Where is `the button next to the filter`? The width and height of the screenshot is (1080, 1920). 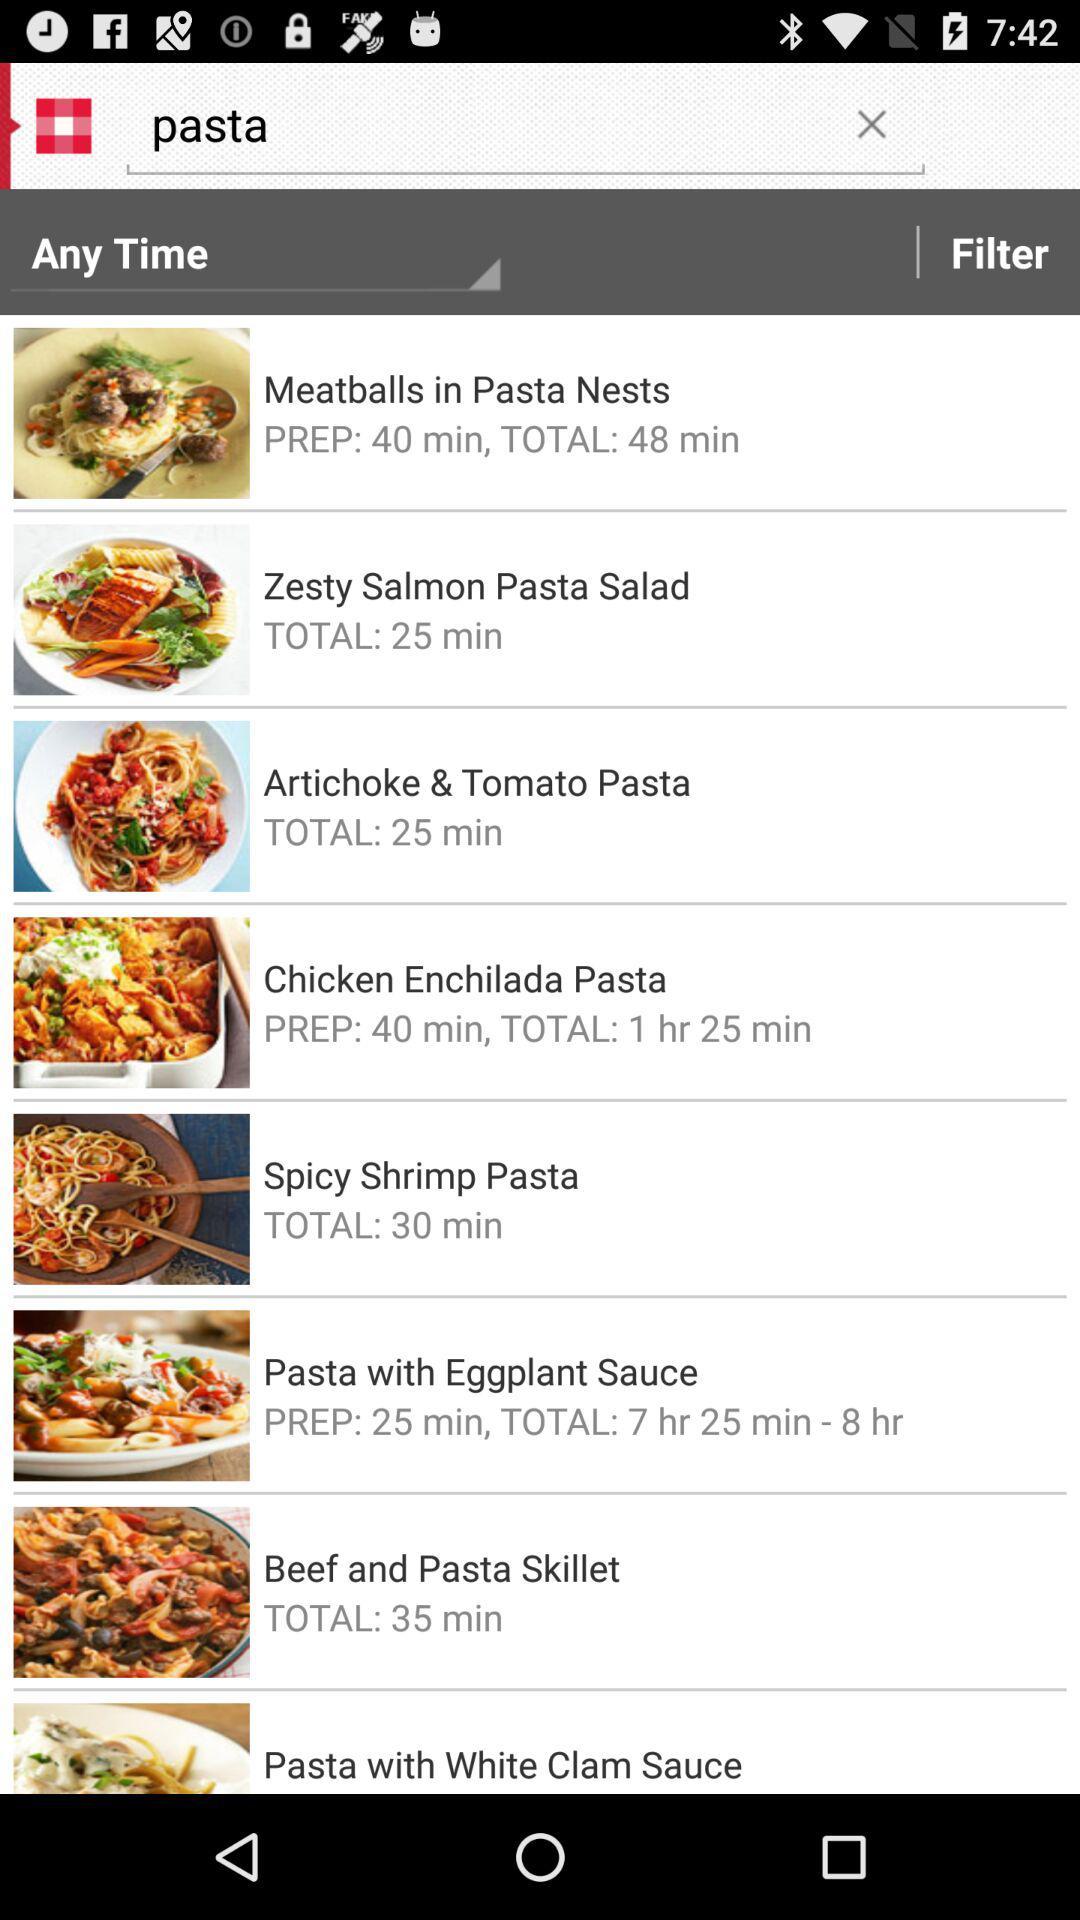
the button next to the filter is located at coordinates (870, 122).